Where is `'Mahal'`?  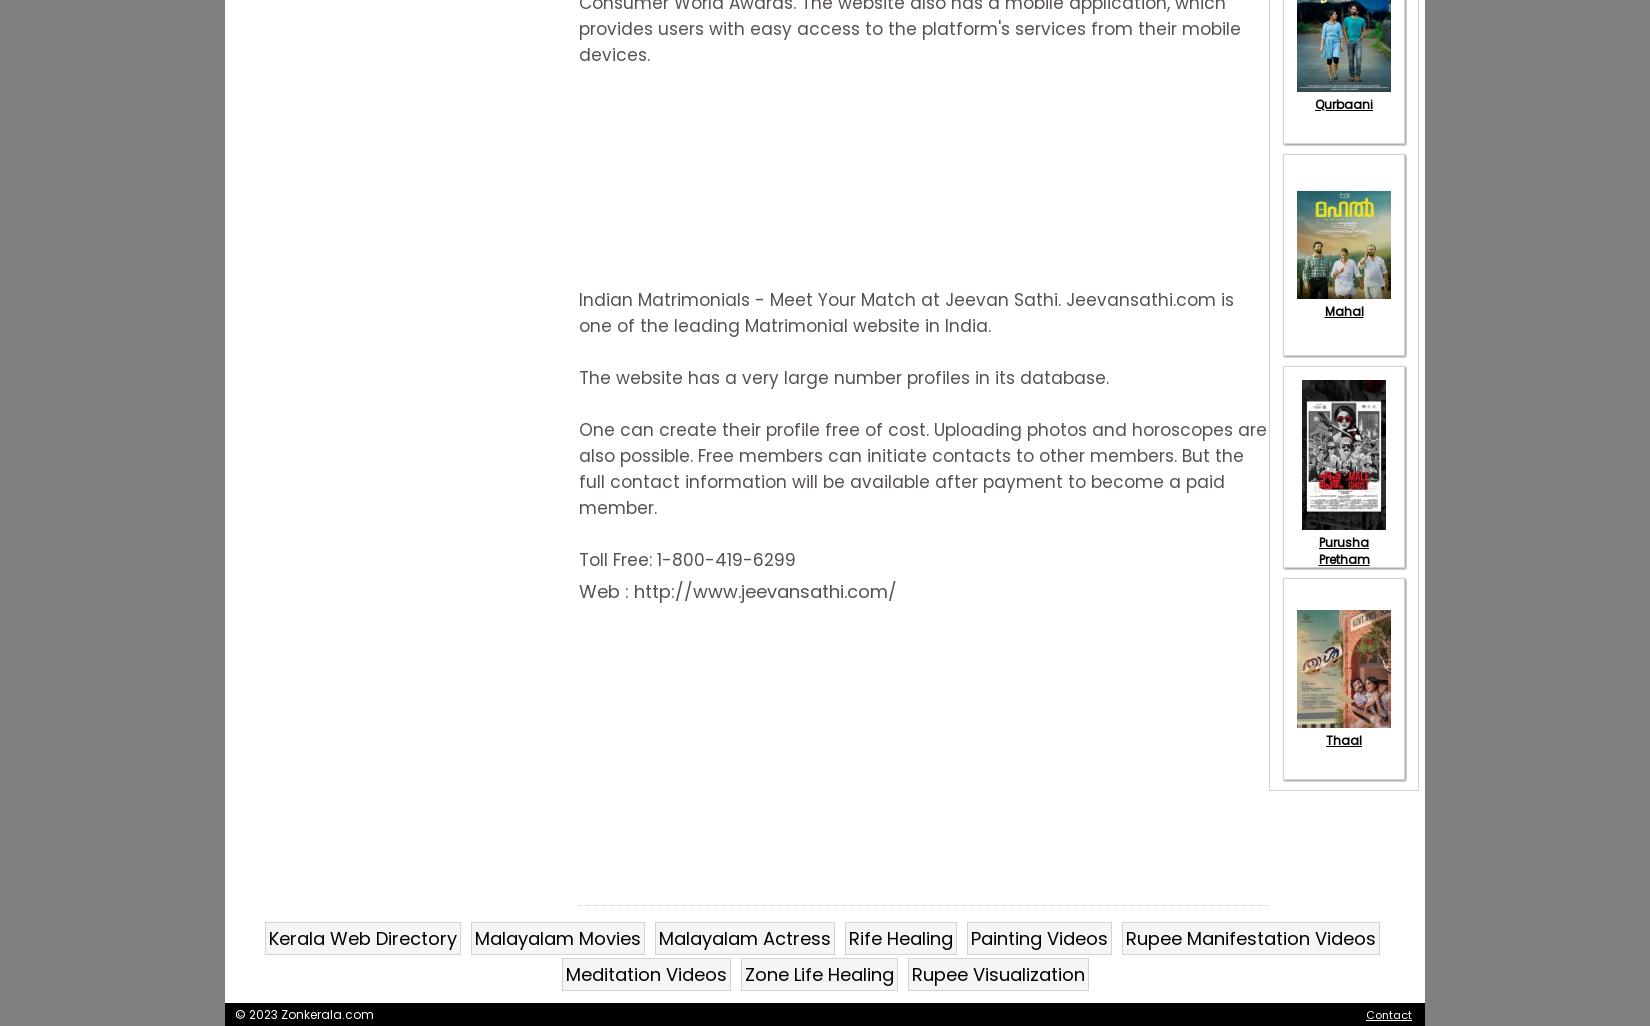 'Mahal' is located at coordinates (1342, 310).